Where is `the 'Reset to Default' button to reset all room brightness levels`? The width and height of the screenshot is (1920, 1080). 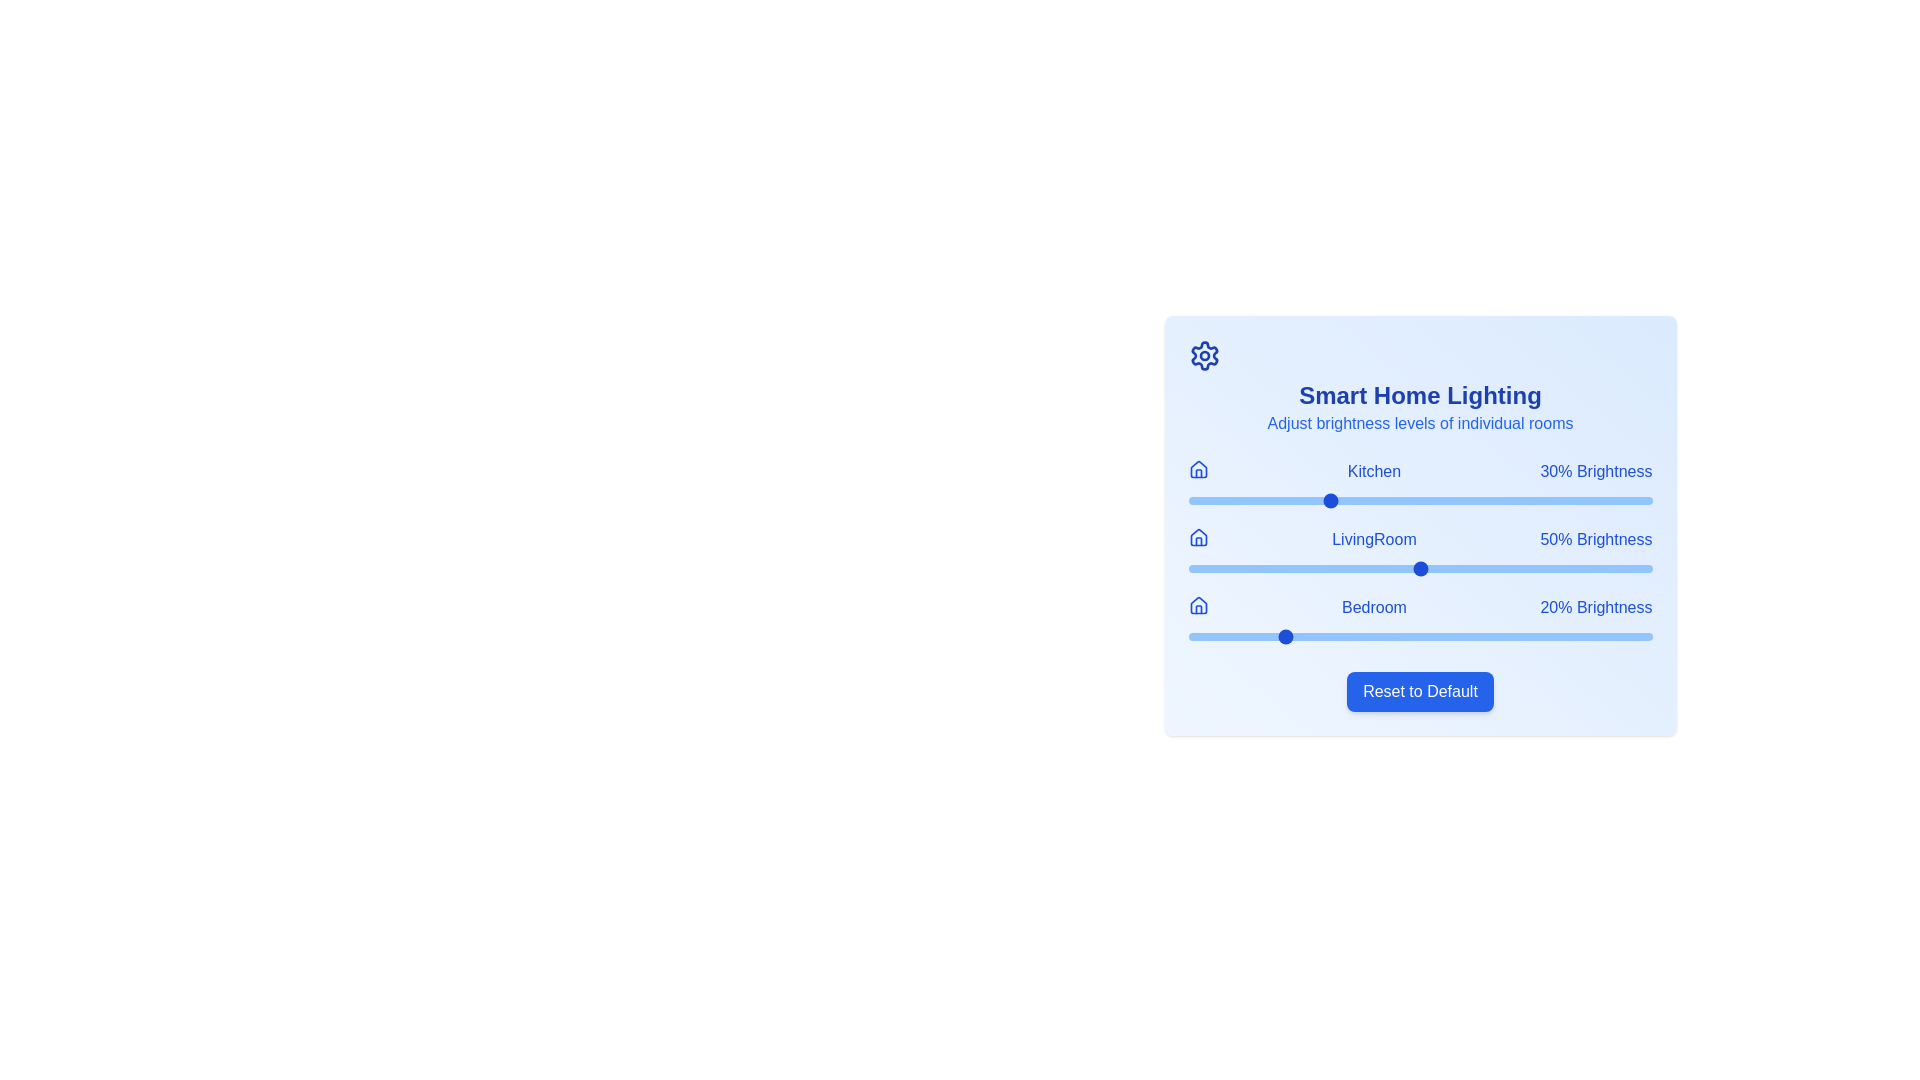
the 'Reset to Default' button to reset all room brightness levels is located at coordinates (1419, 690).